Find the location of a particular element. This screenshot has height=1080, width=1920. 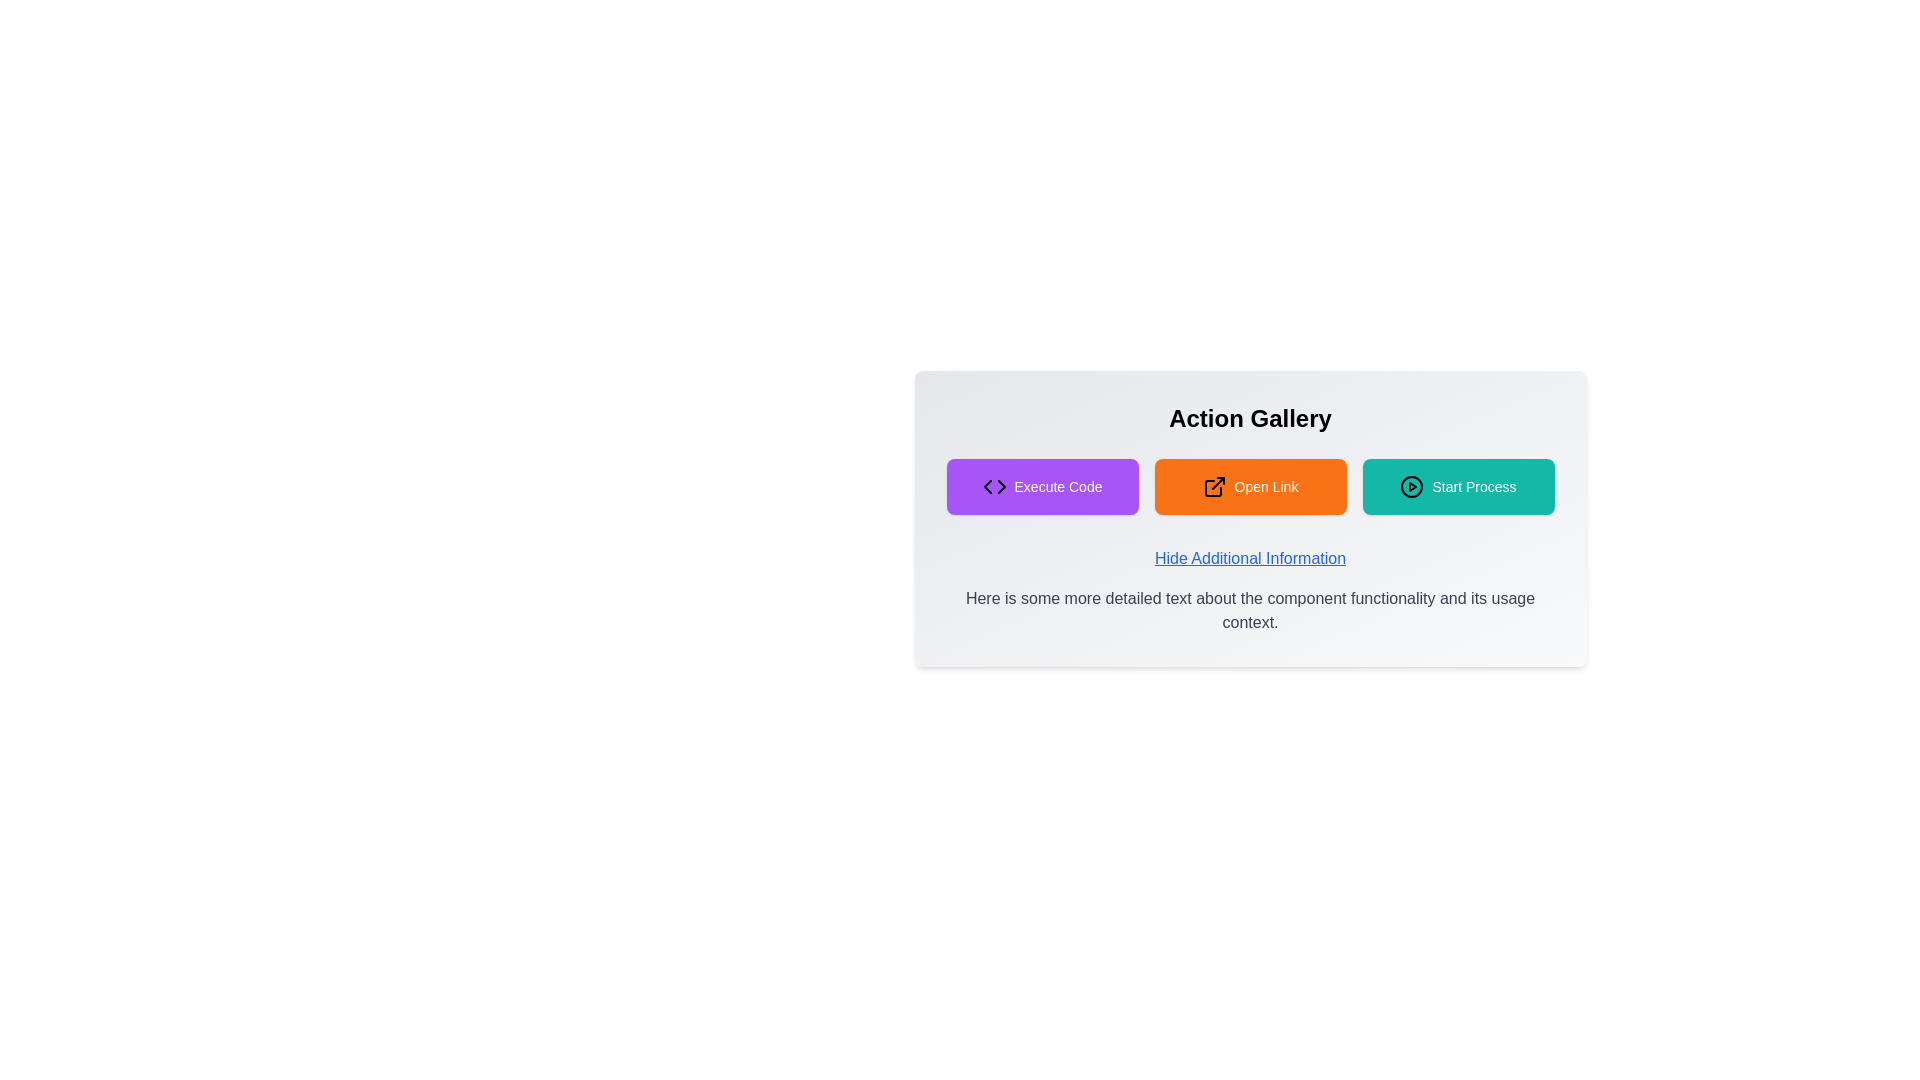

the hyperlink labeled 'Hide Additional Information' is located at coordinates (1249, 559).